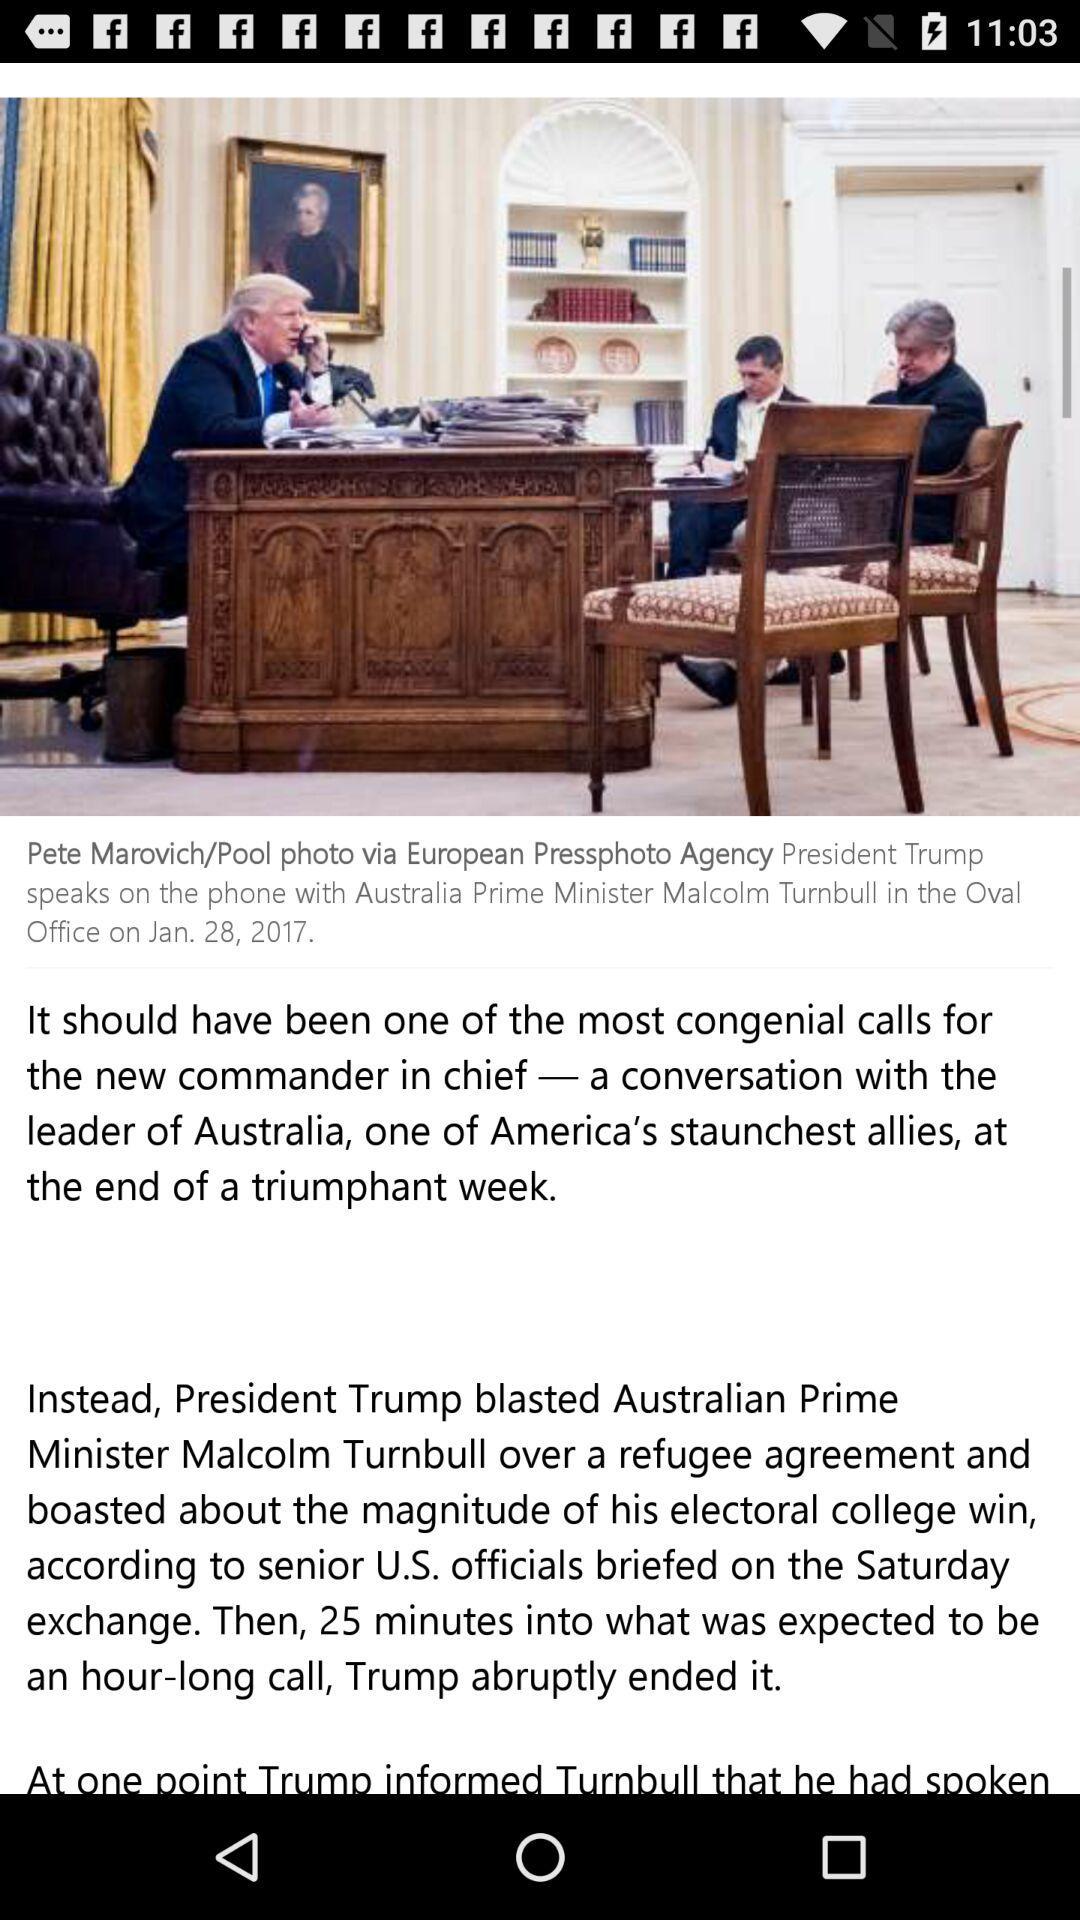  I want to click on icon below the it should have item, so click(540, 1578).